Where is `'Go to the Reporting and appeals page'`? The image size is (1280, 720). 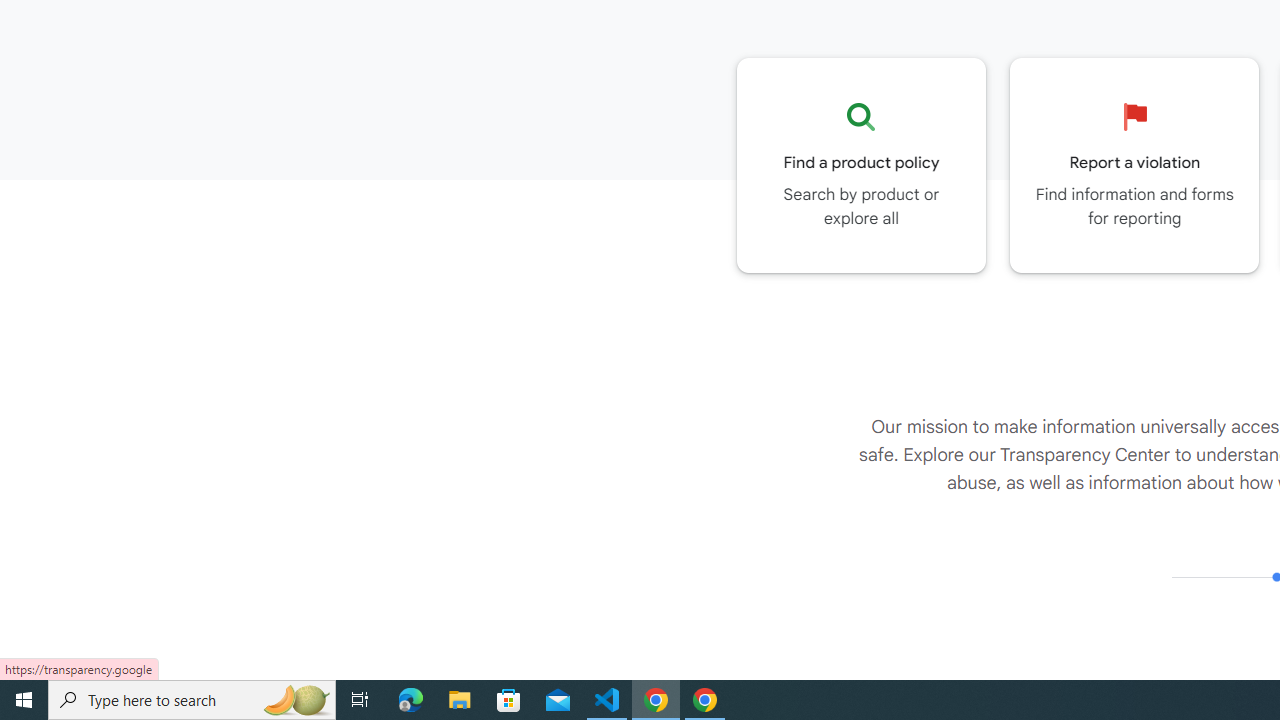
'Go to the Reporting and appeals page' is located at coordinates (1134, 164).